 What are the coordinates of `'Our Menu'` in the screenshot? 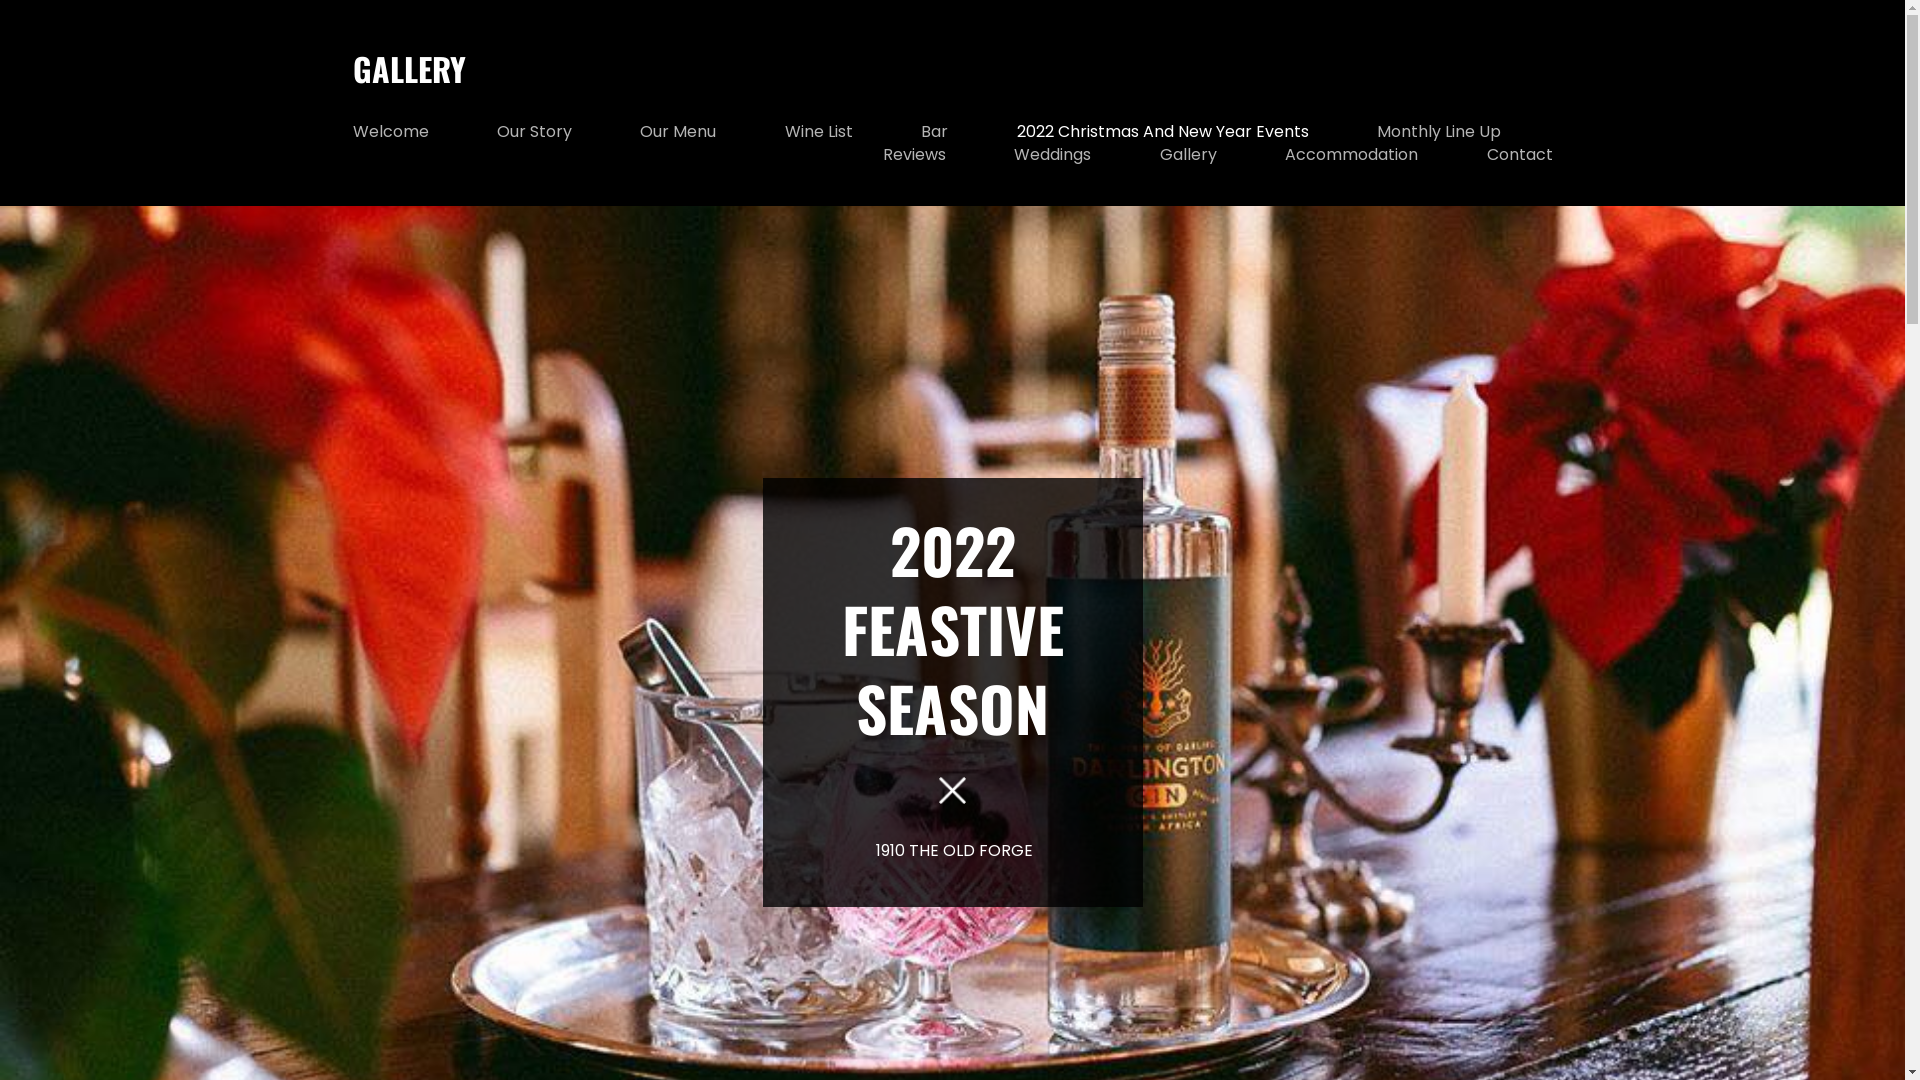 It's located at (677, 131).